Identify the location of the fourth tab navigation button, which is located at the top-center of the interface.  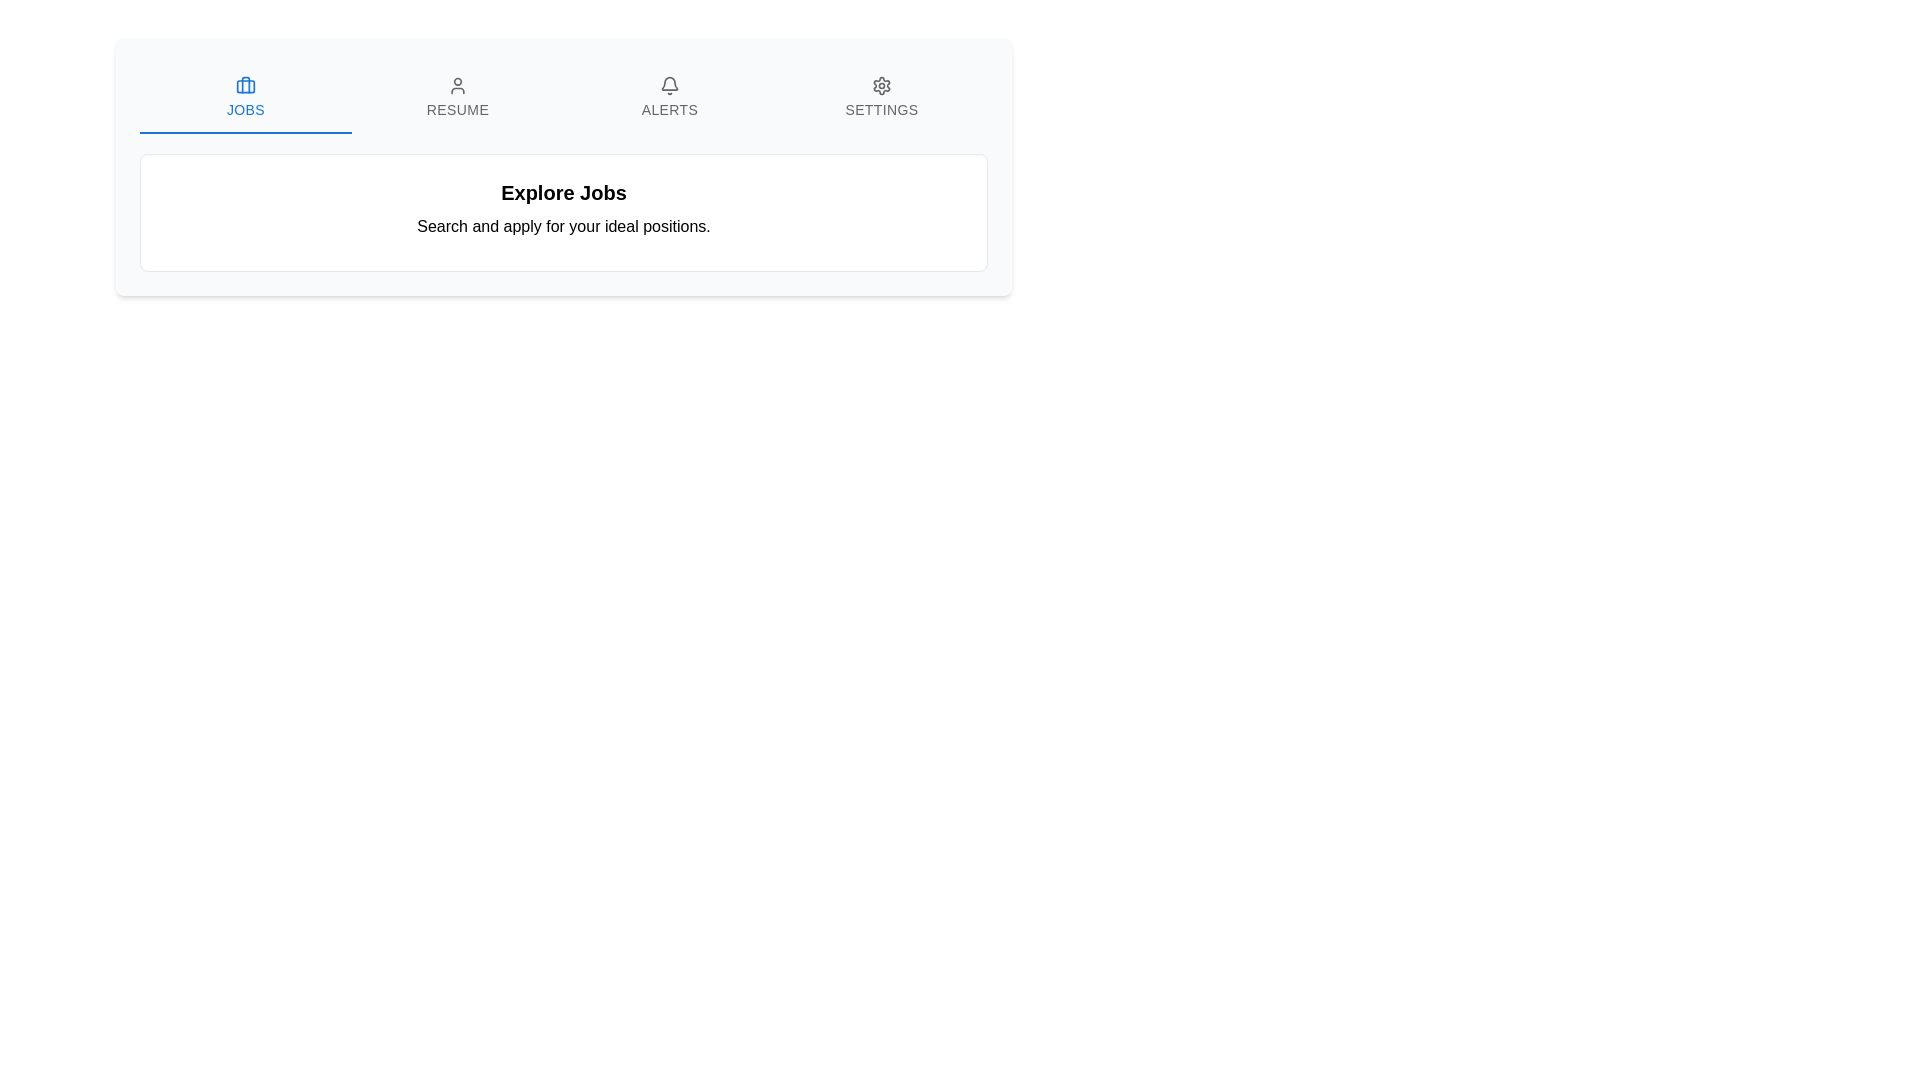
(881, 97).